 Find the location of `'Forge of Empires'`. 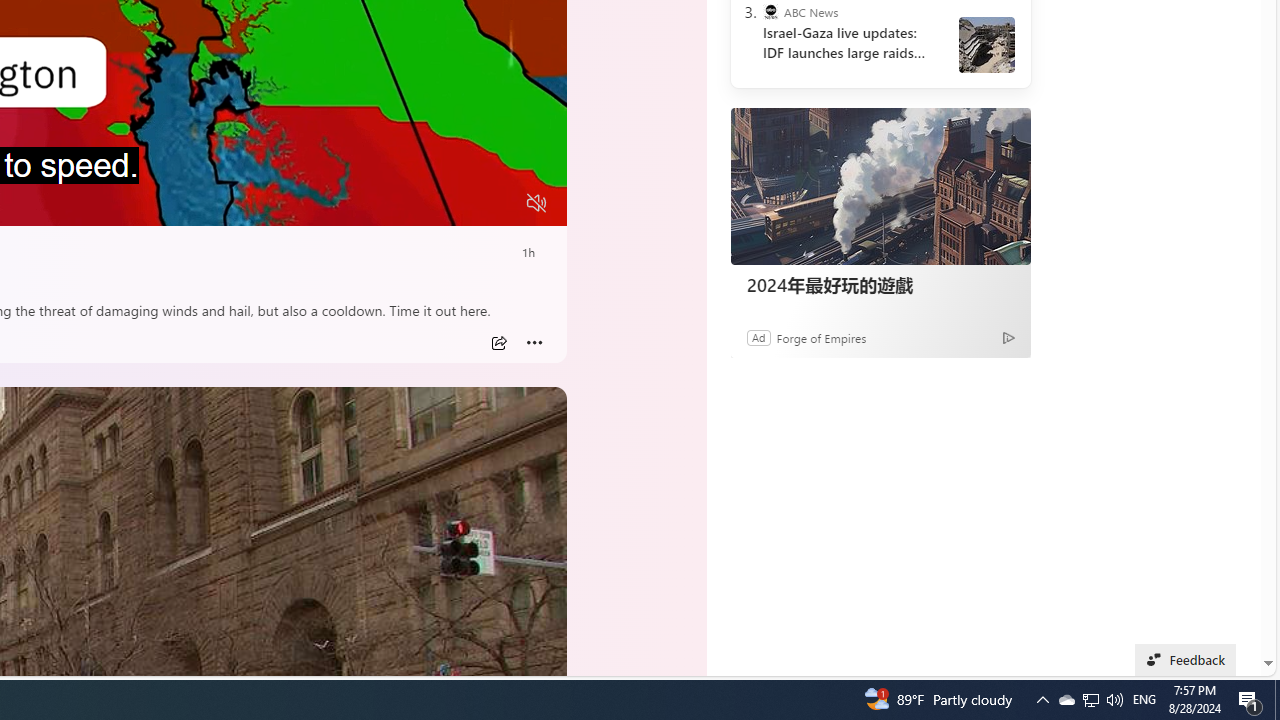

'Forge of Empires' is located at coordinates (821, 336).